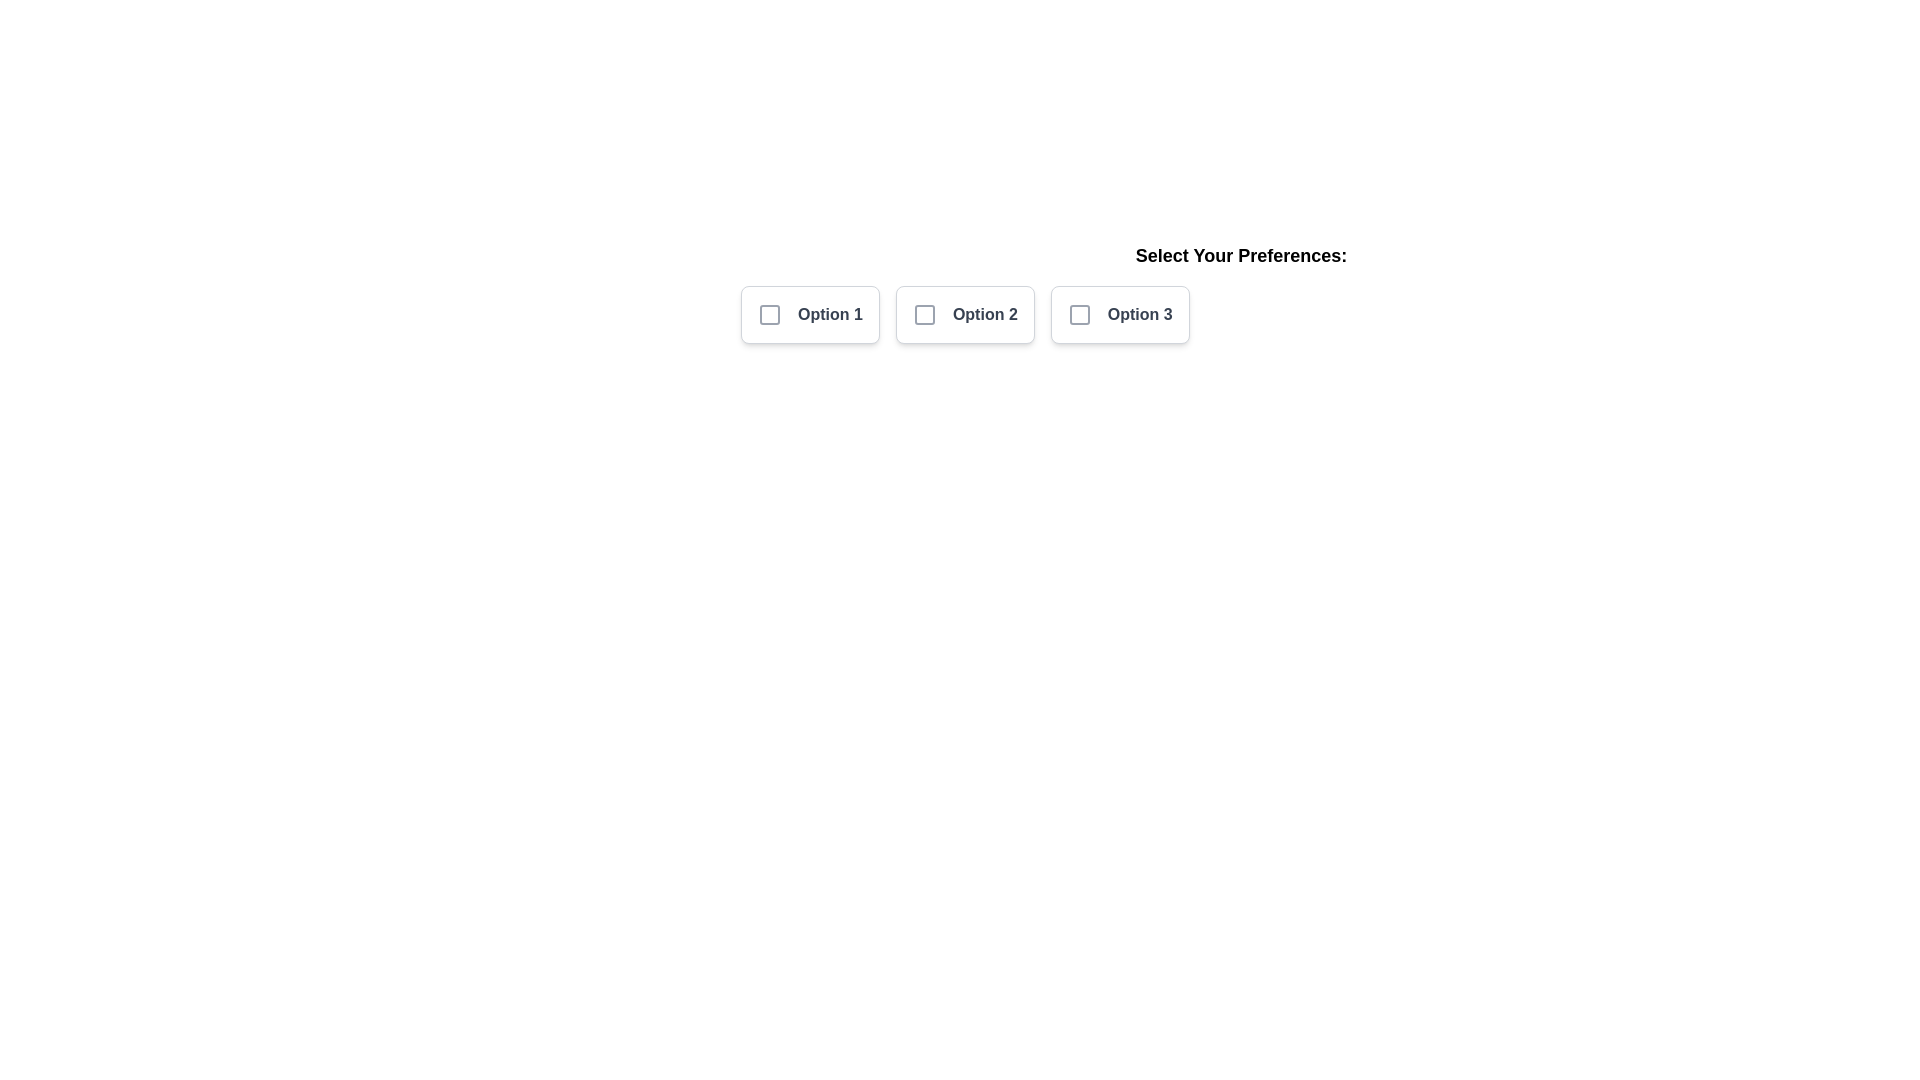  Describe the element at coordinates (923, 315) in the screenshot. I see `the checkbox or selectable icon associated with 'Option 2'` at that location.